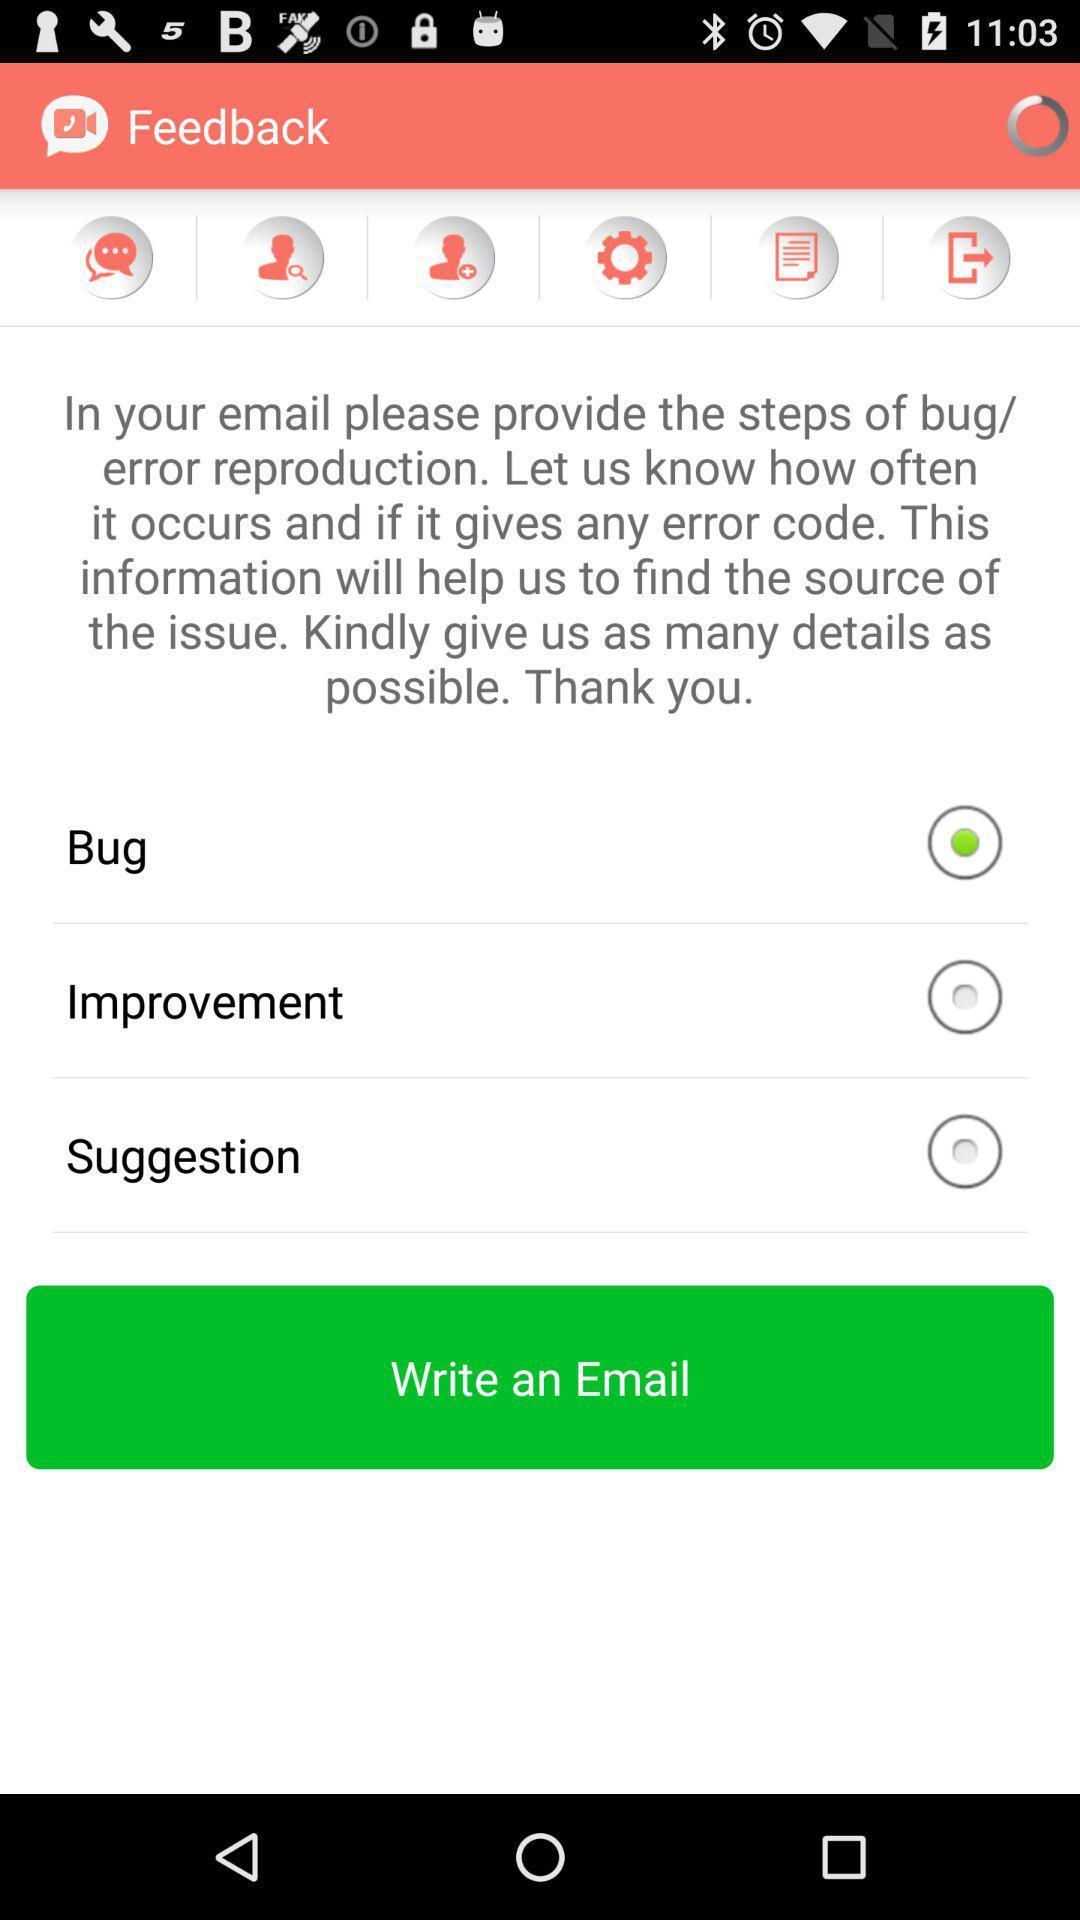 Image resolution: width=1080 pixels, height=1920 pixels. I want to click on item below the suggestion icon, so click(540, 1376).